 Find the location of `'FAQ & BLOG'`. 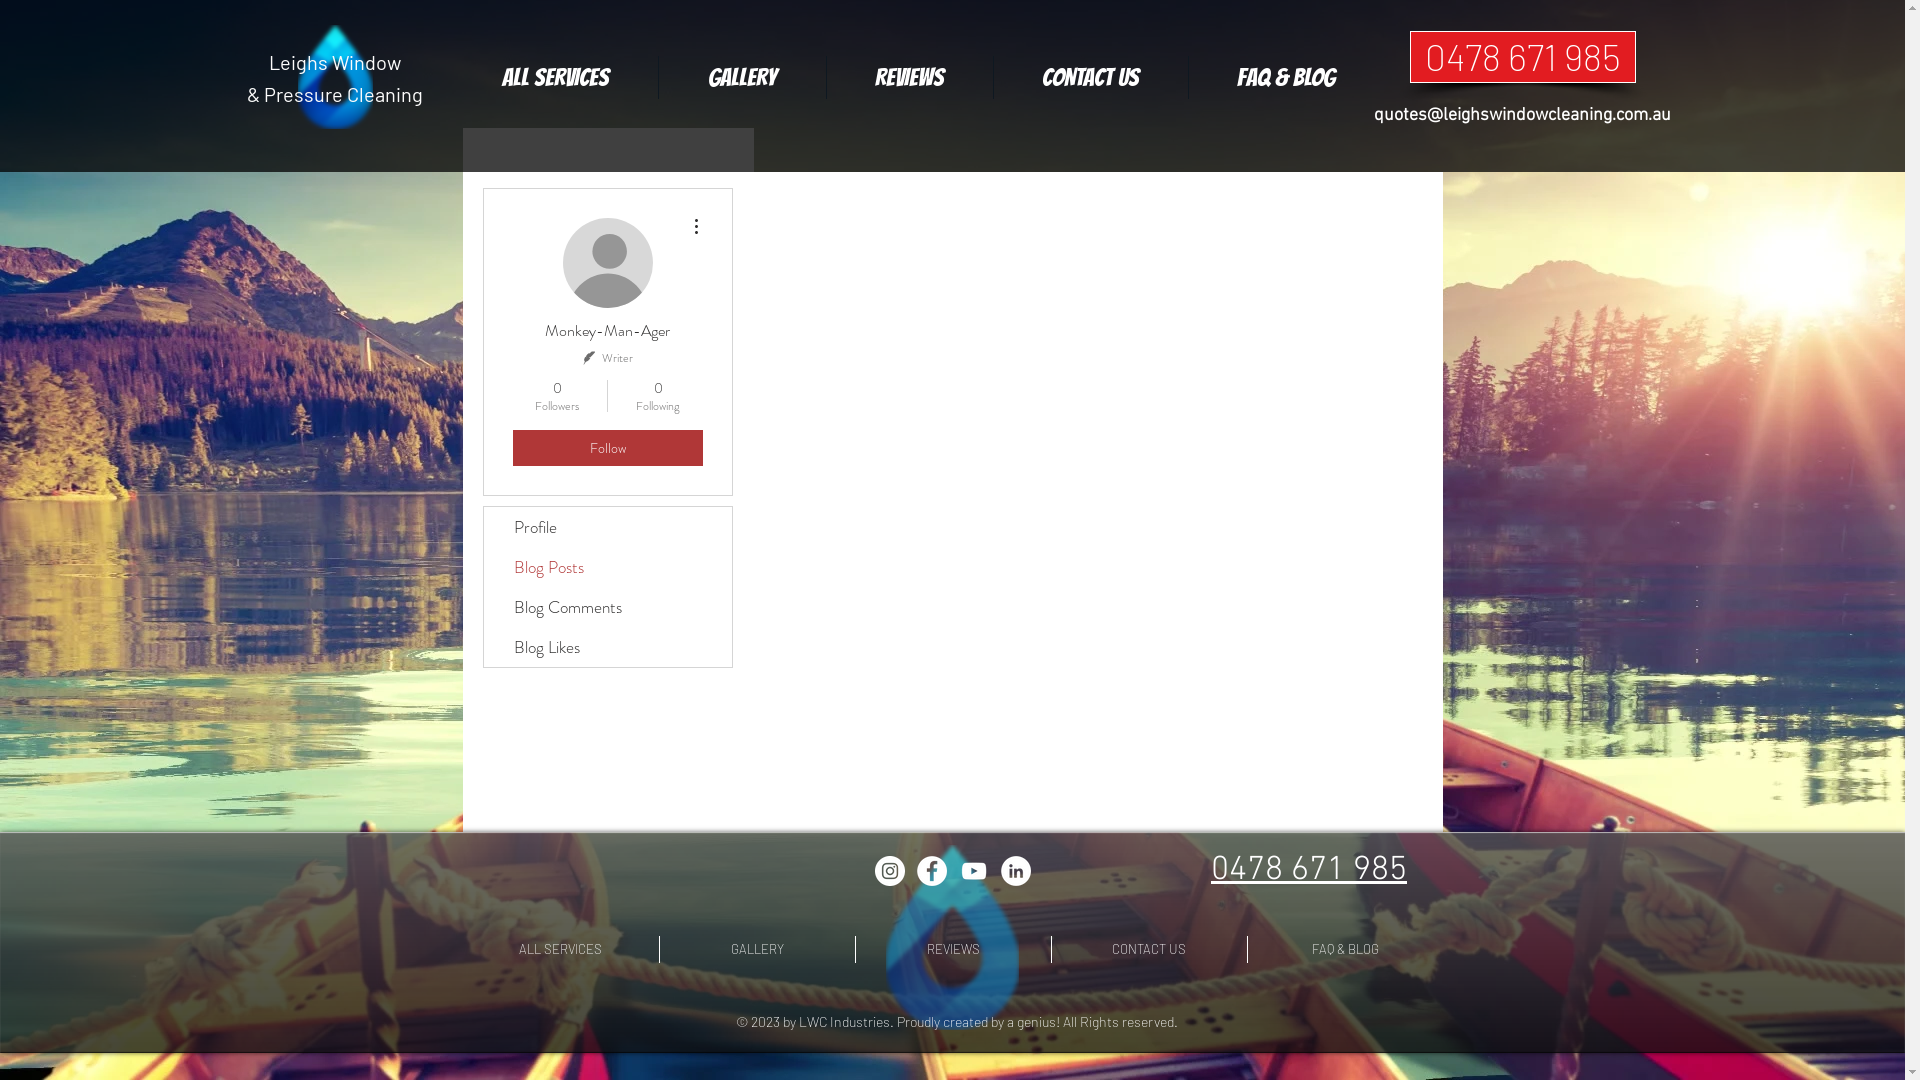

'FAQ & BLOG' is located at coordinates (1247, 948).